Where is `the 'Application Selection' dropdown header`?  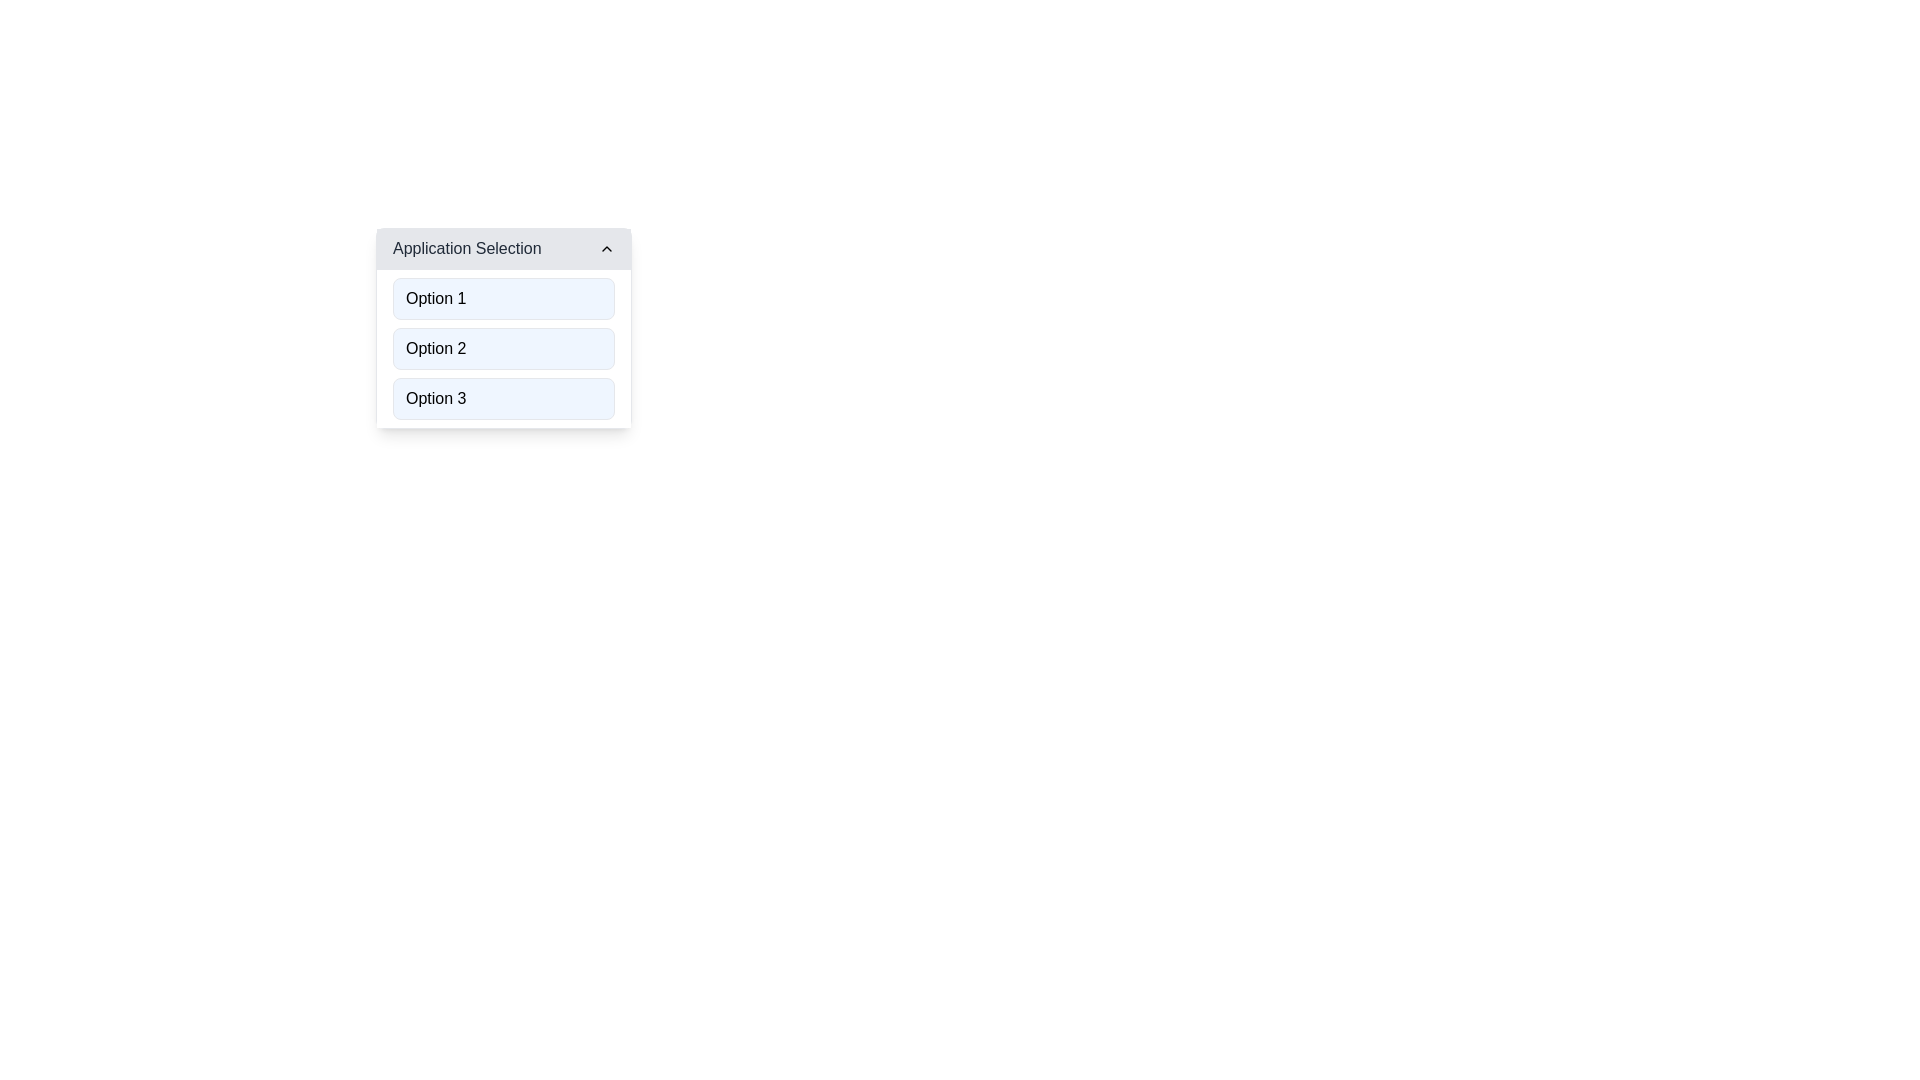 the 'Application Selection' dropdown header is located at coordinates (504, 248).